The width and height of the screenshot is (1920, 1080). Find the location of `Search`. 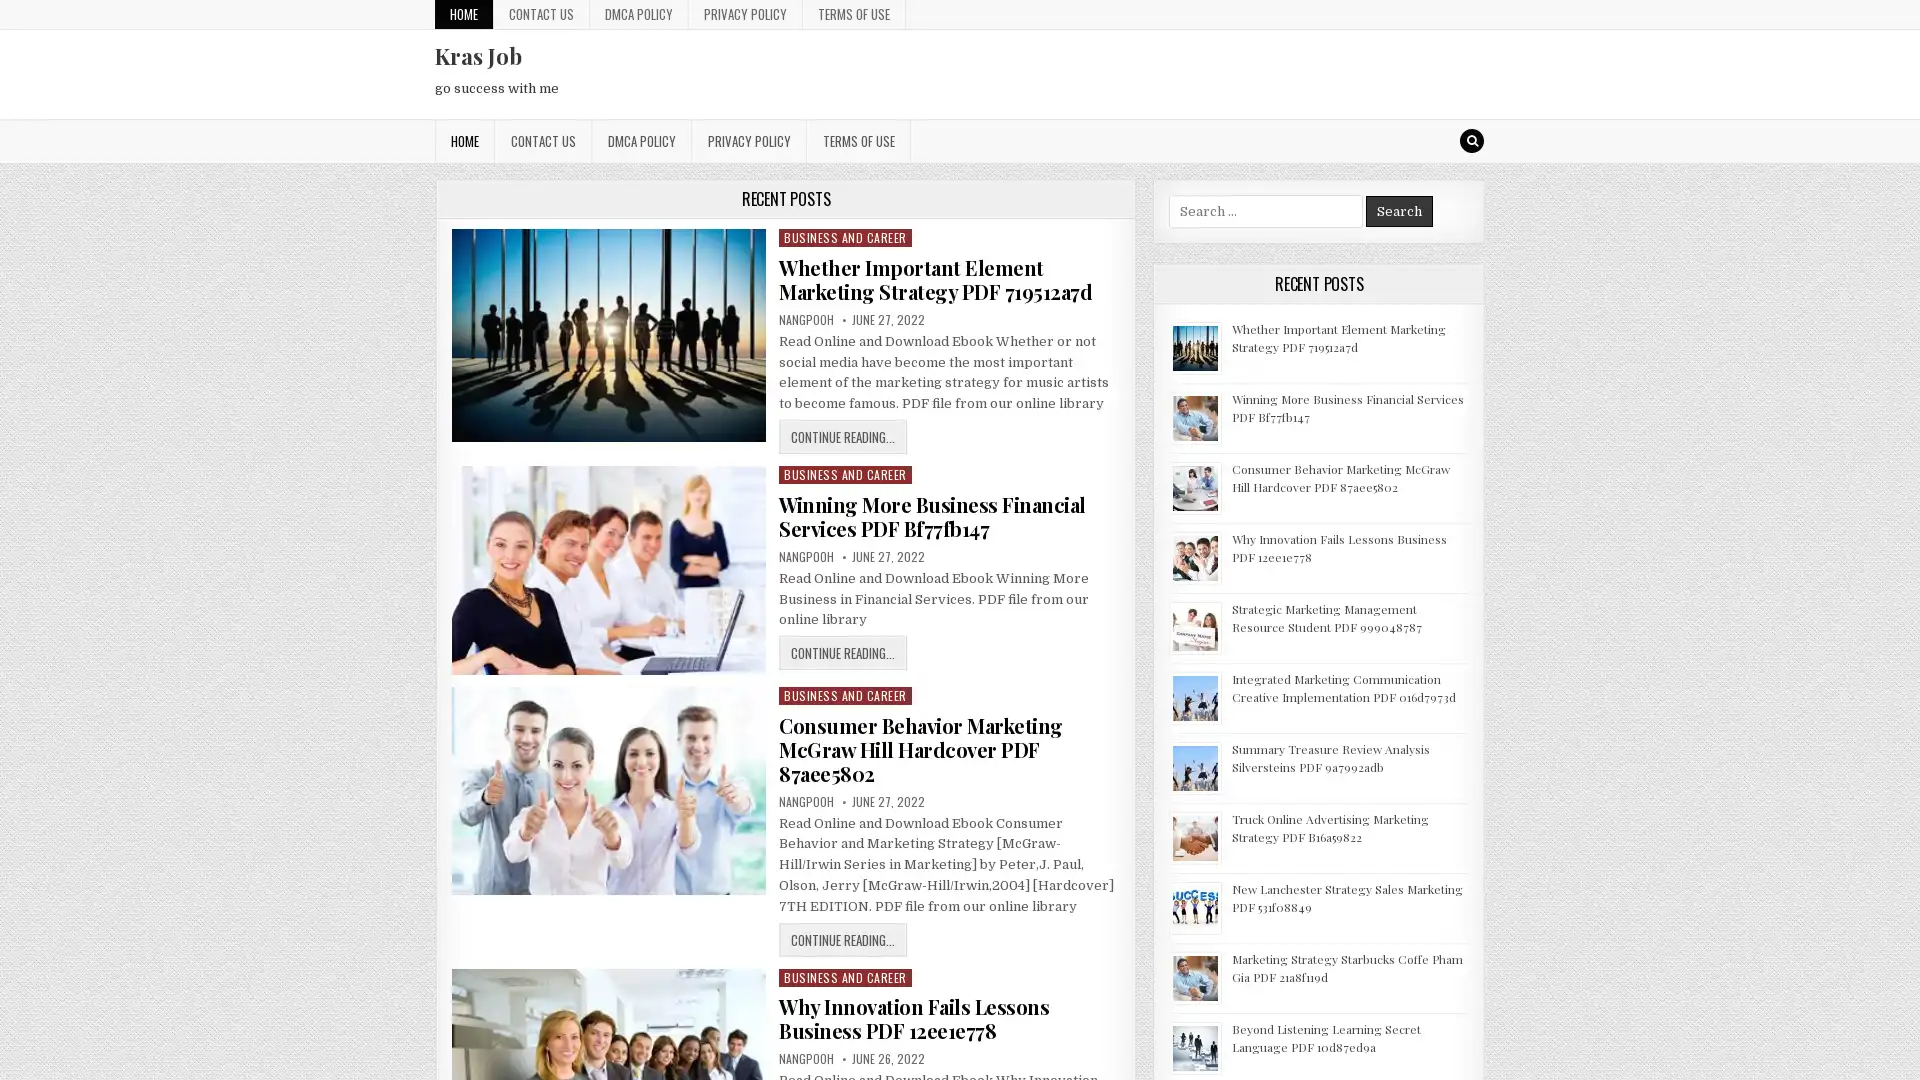

Search is located at coordinates (1398, 211).